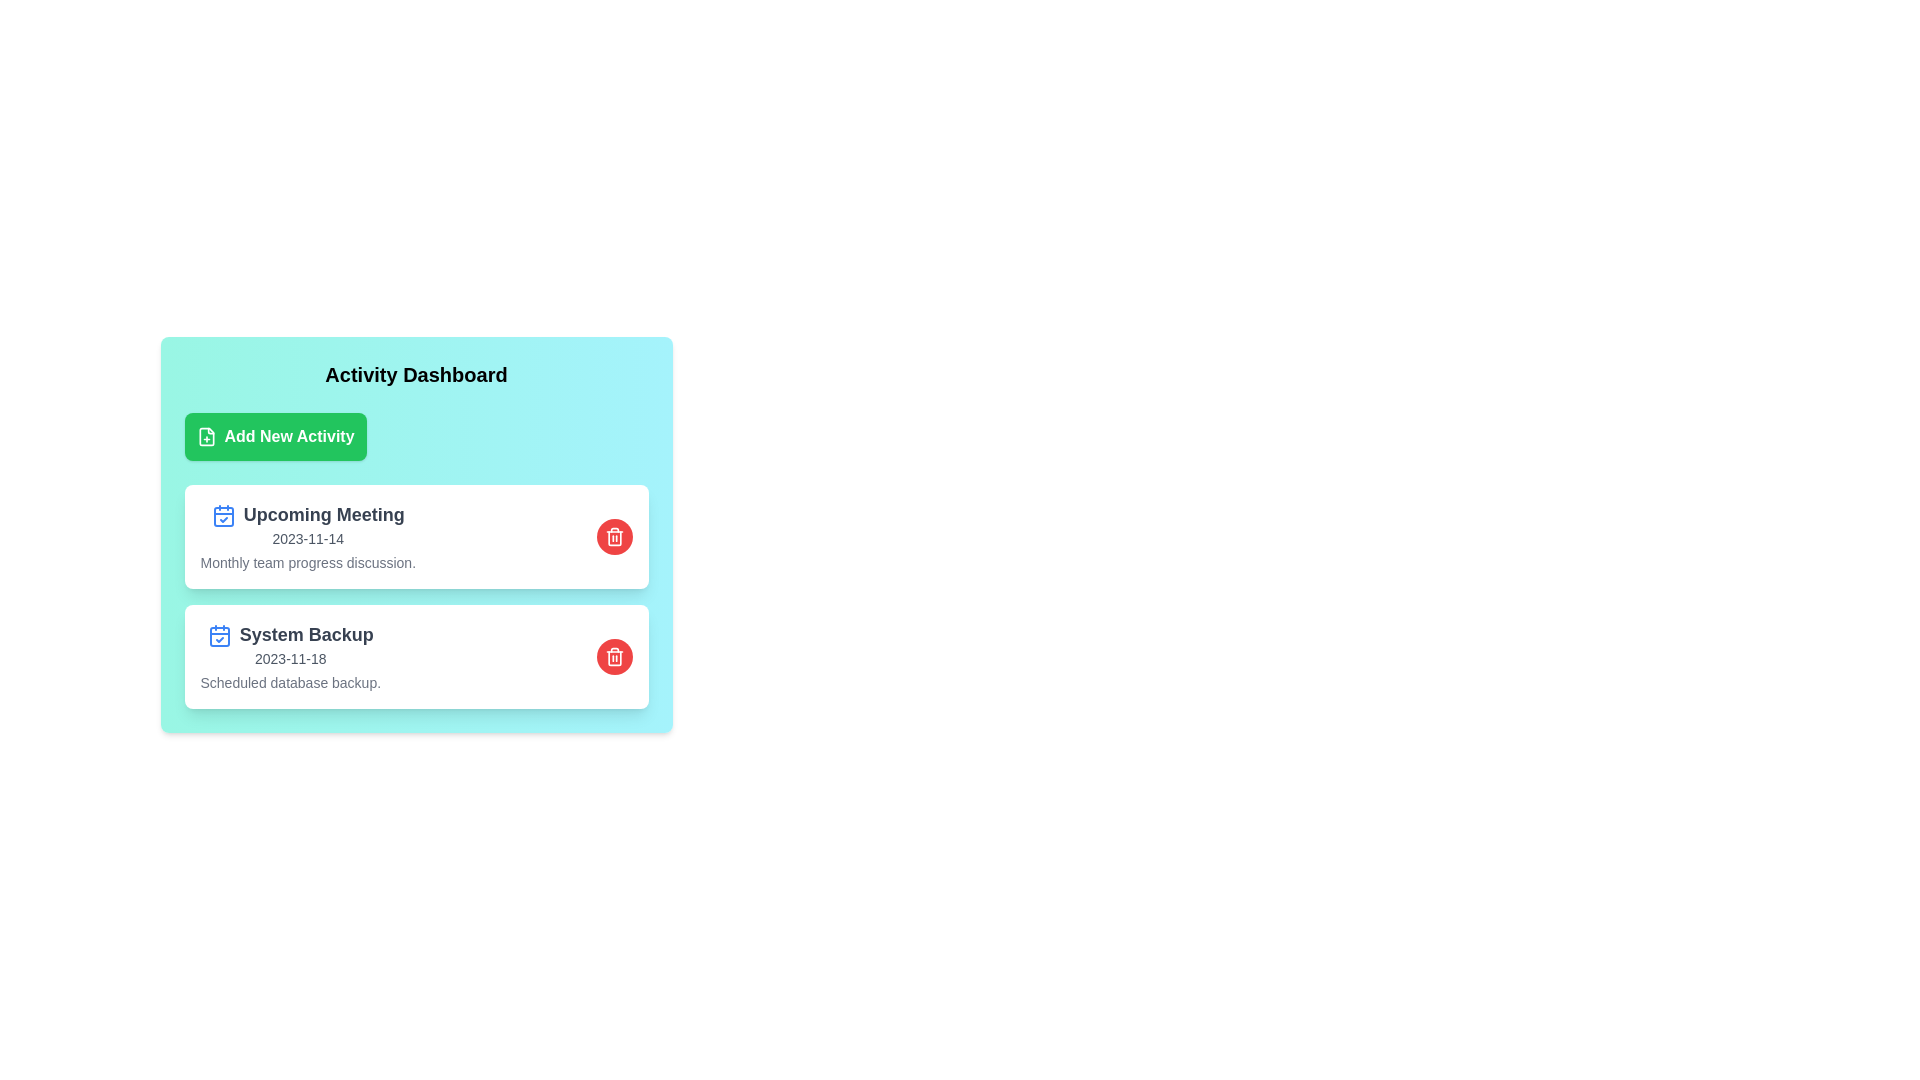 The height and width of the screenshot is (1080, 1920). I want to click on the button labeled Delete Upcoming Meeting to observe its visual feedback, so click(613, 535).